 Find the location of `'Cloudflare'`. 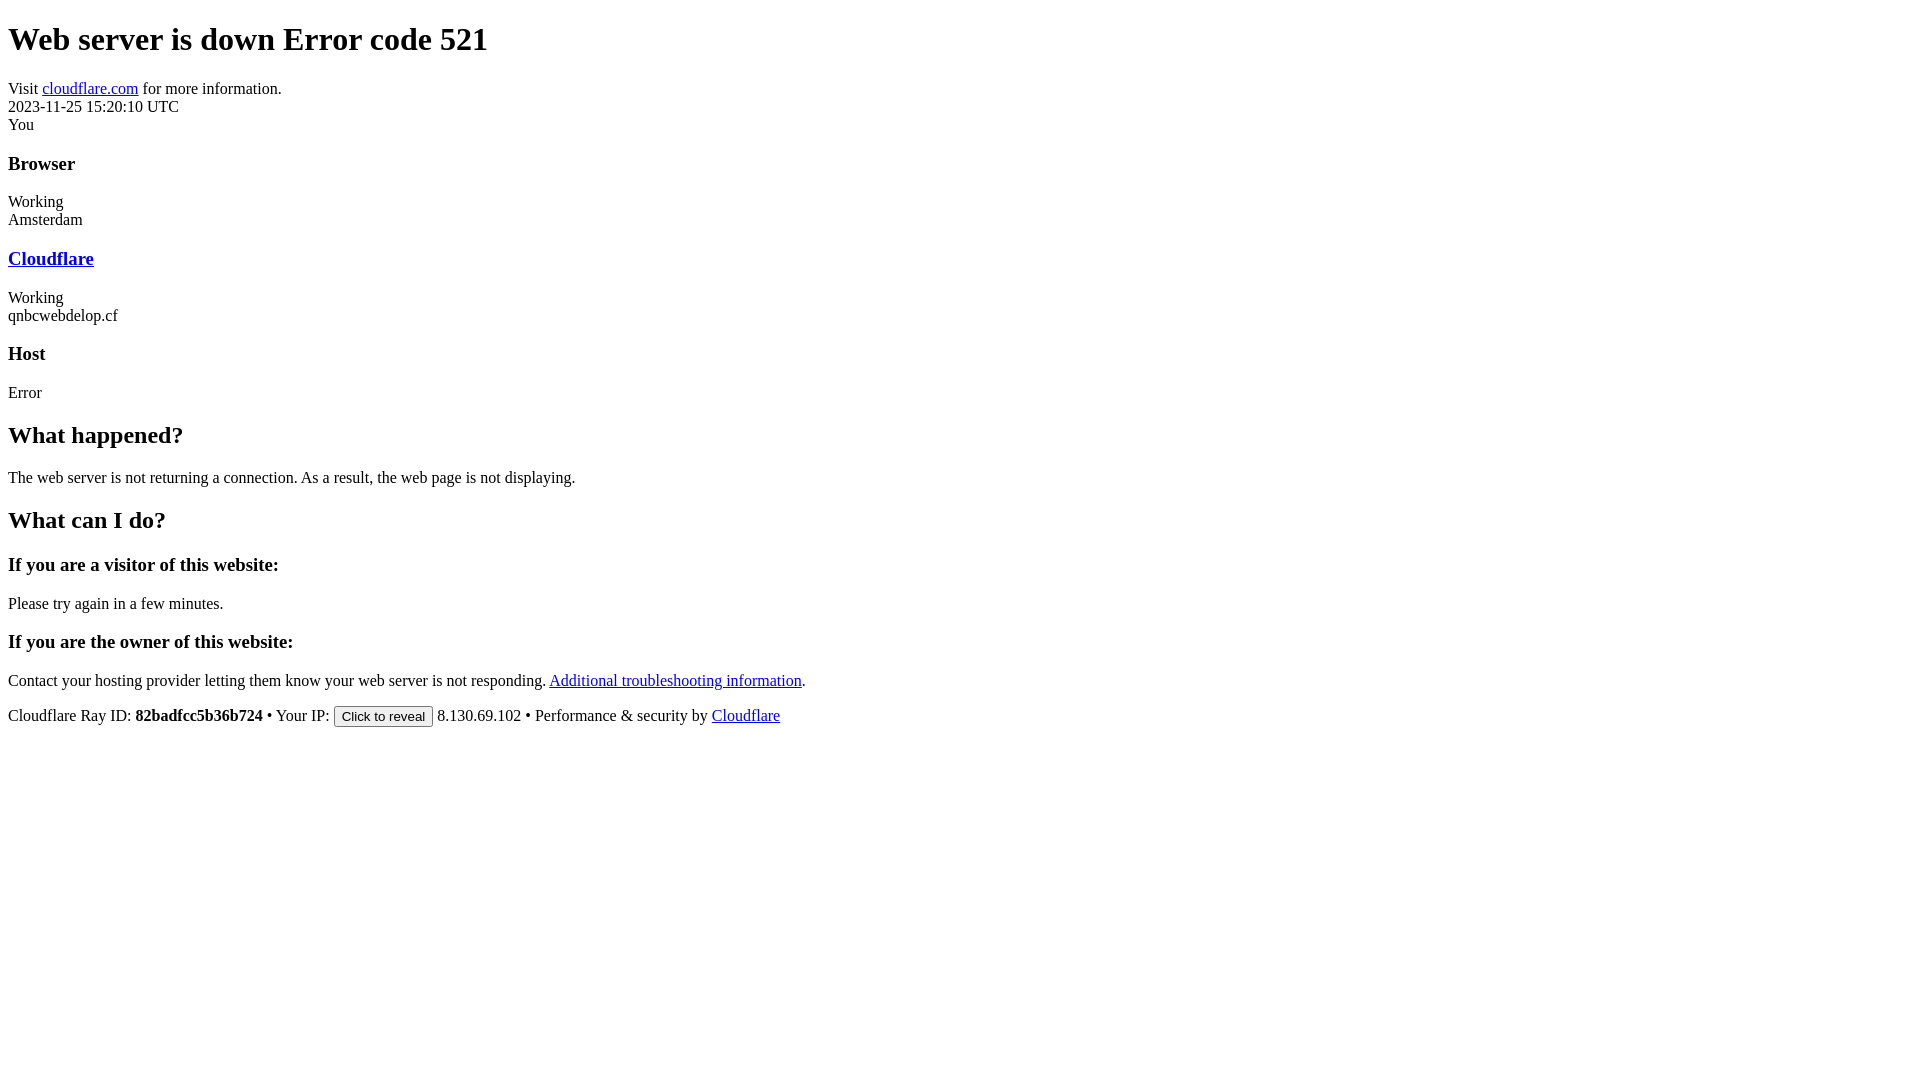

'Cloudflare' is located at coordinates (51, 257).